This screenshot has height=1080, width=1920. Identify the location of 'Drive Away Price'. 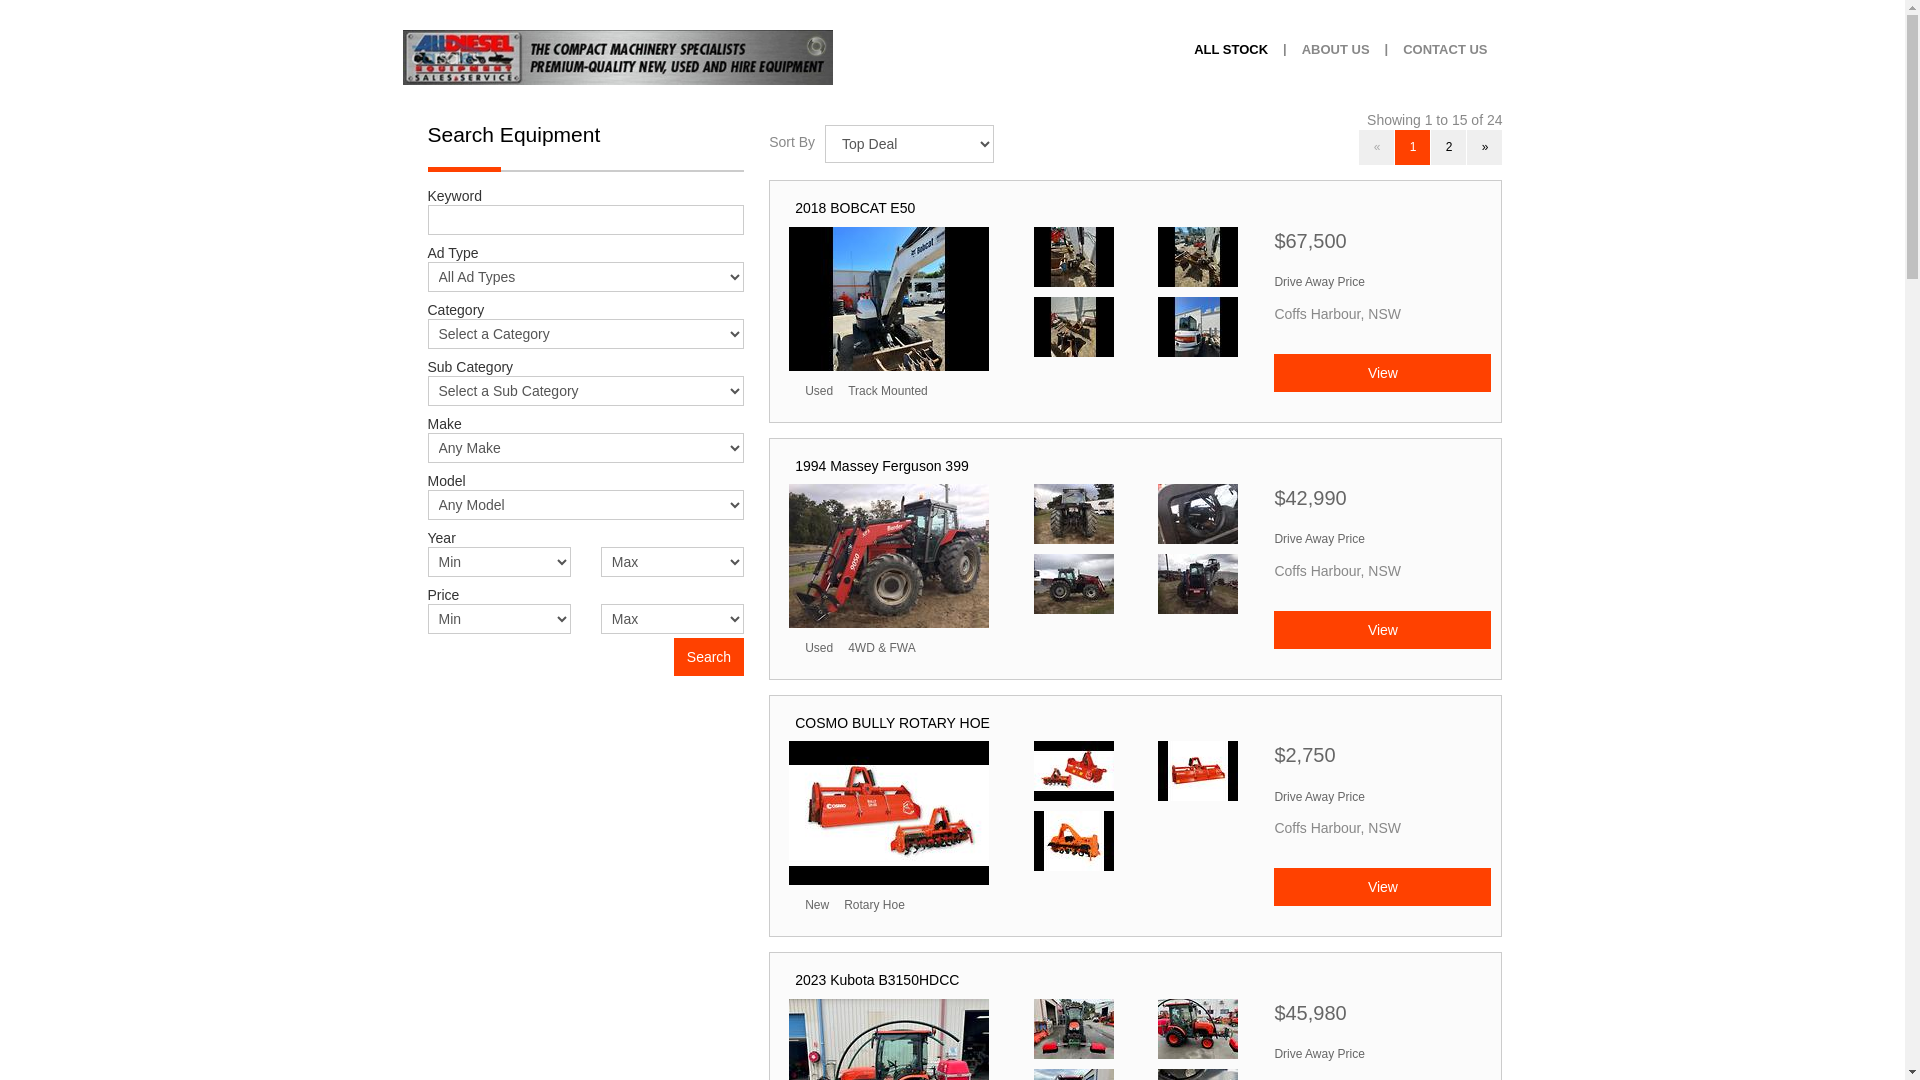
(1319, 281).